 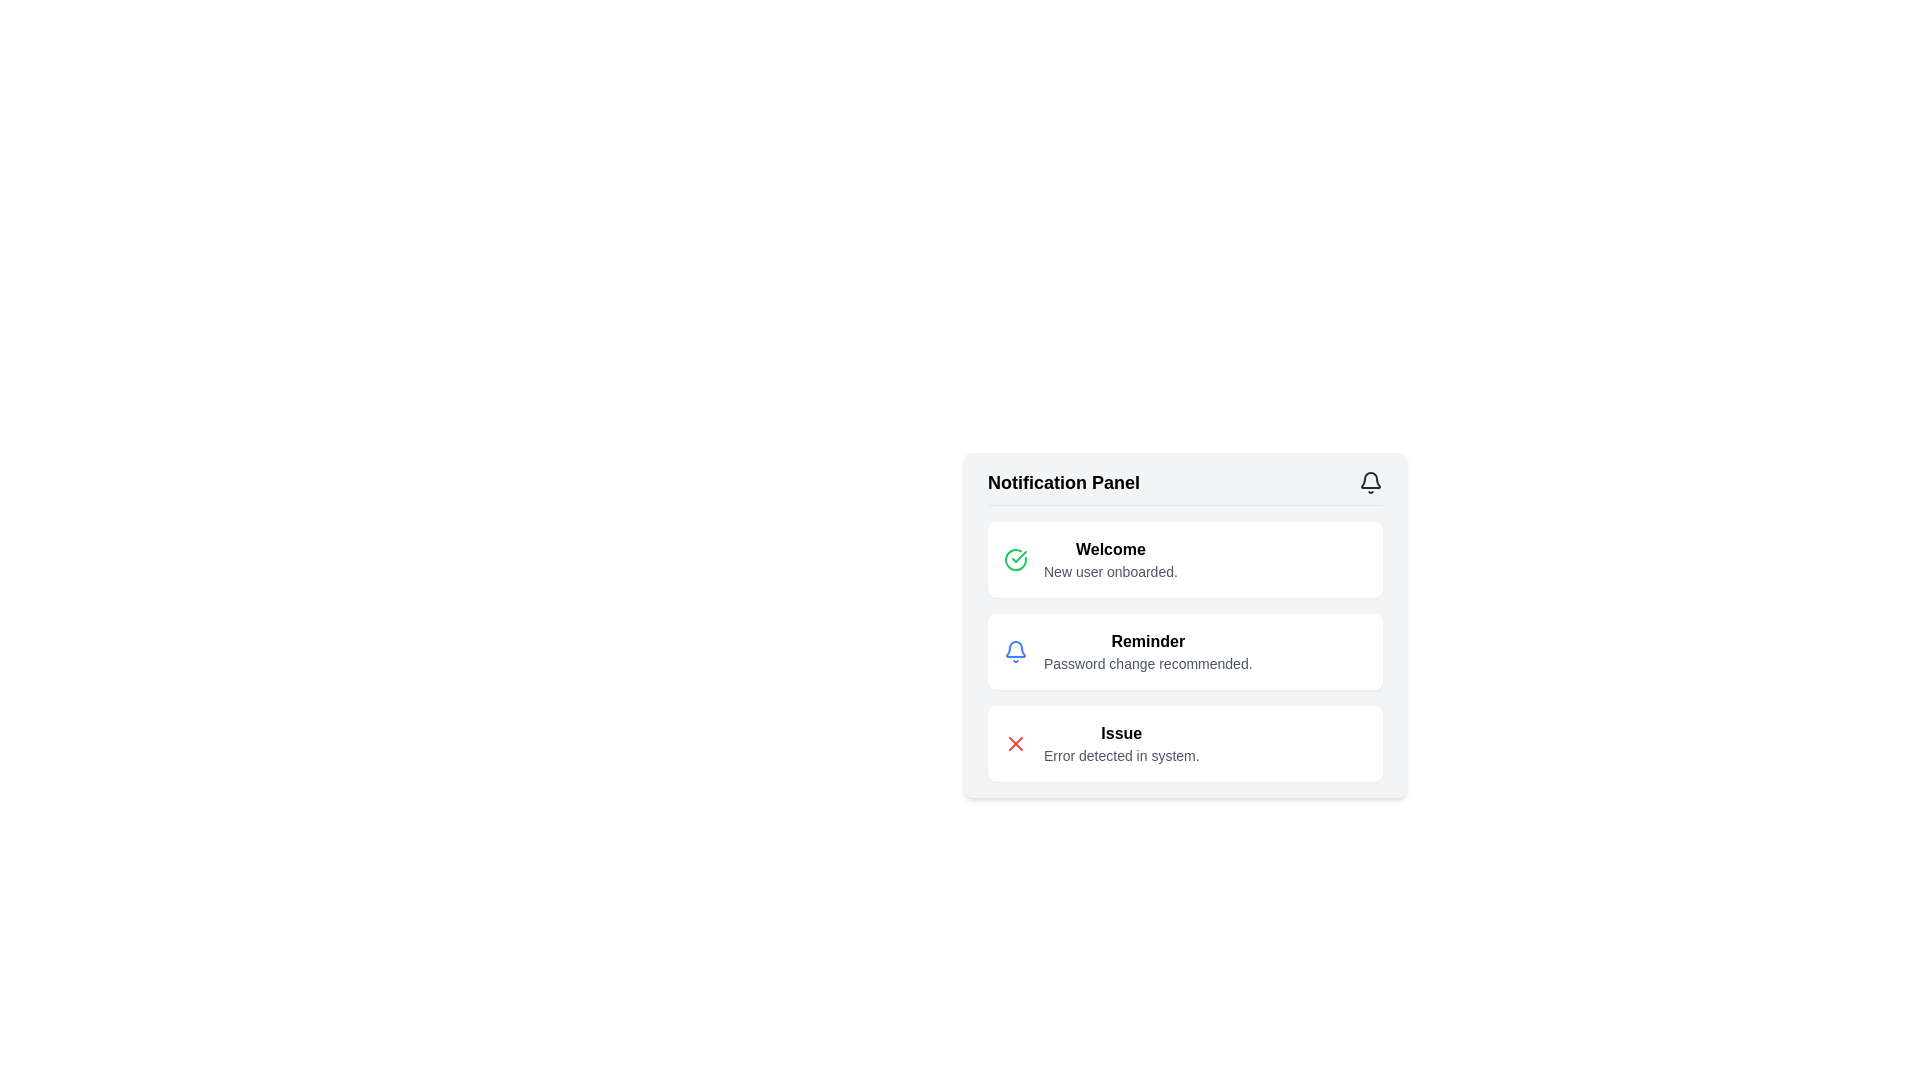 What do you see at coordinates (1185, 651) in the screenshot?
I see `the second notification panel item located below the 'Welcome' notification and above the 'Issue' notification, which serves as a reminder about changing the user's password` at bounding box center [1185, 651].